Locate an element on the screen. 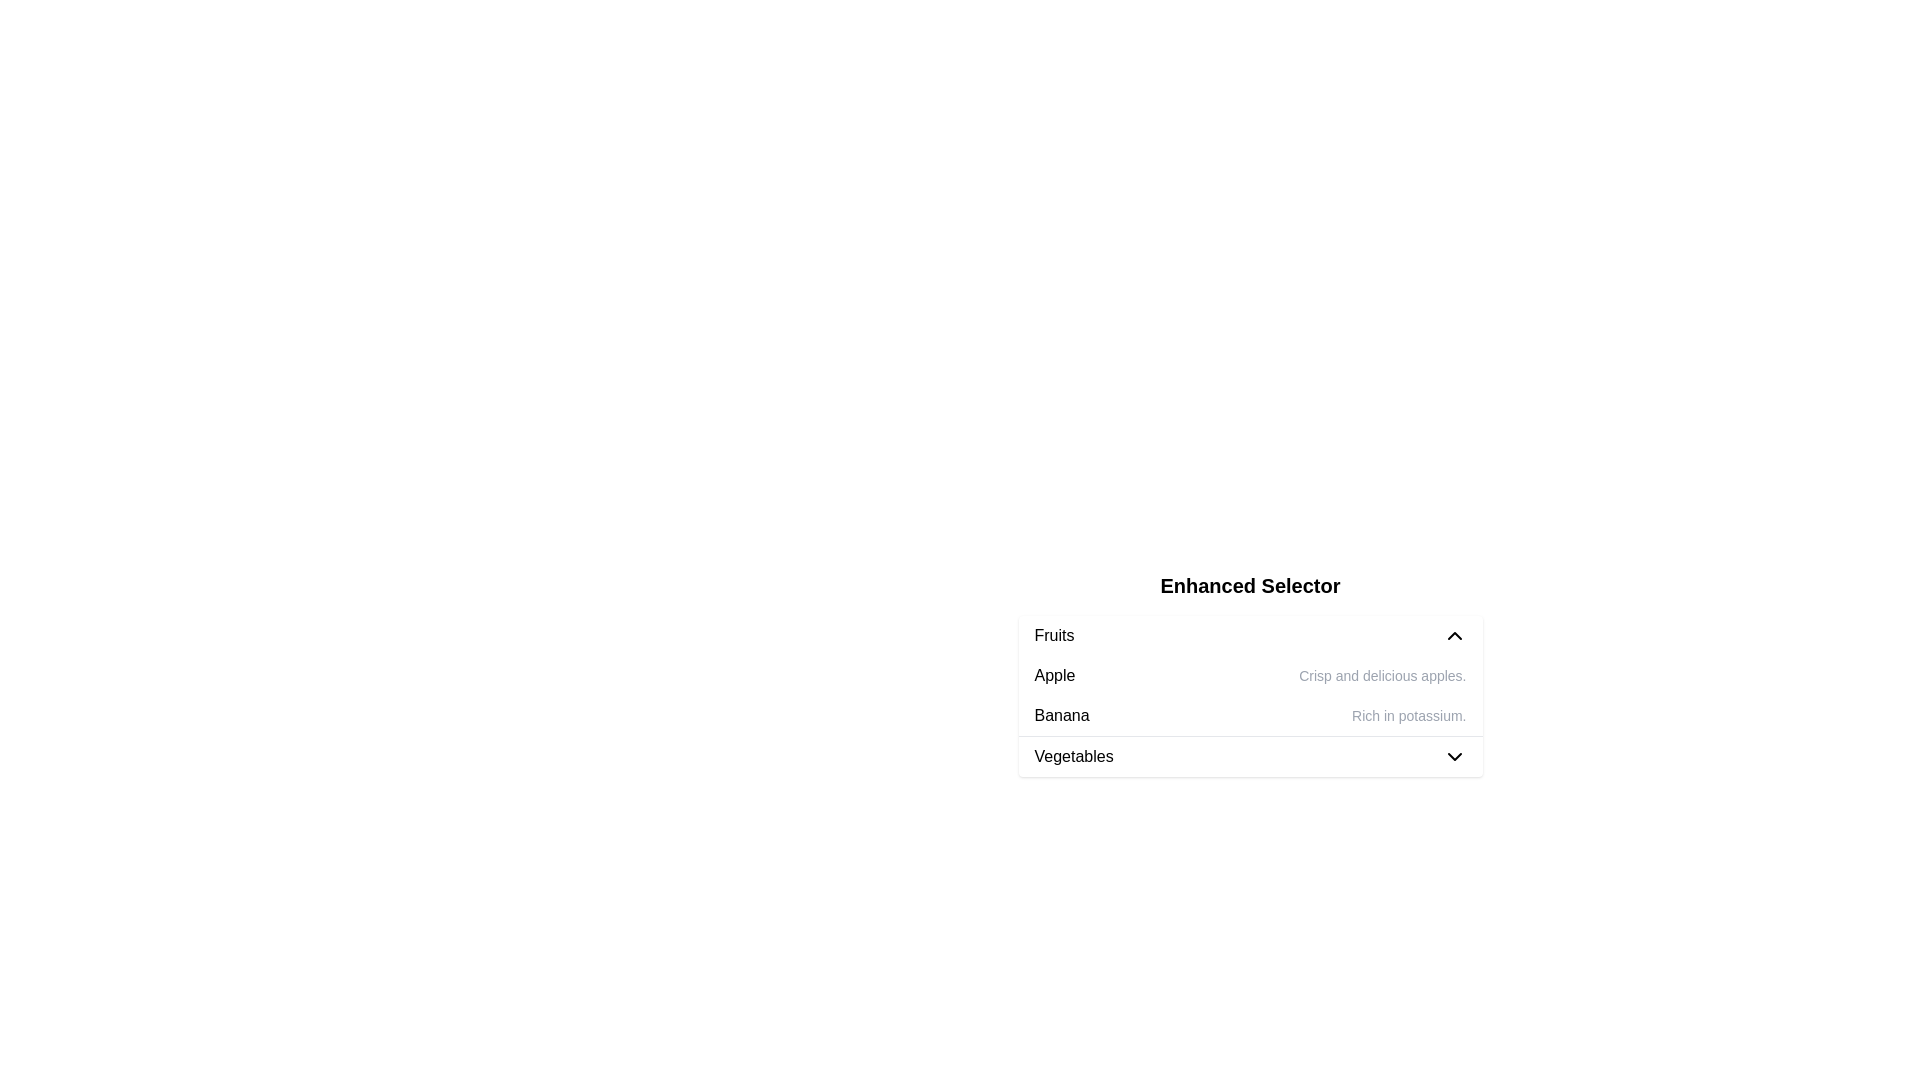 The image size is (1920, 1080). the 'Banana' text label is located at coordinates (1061, 715).